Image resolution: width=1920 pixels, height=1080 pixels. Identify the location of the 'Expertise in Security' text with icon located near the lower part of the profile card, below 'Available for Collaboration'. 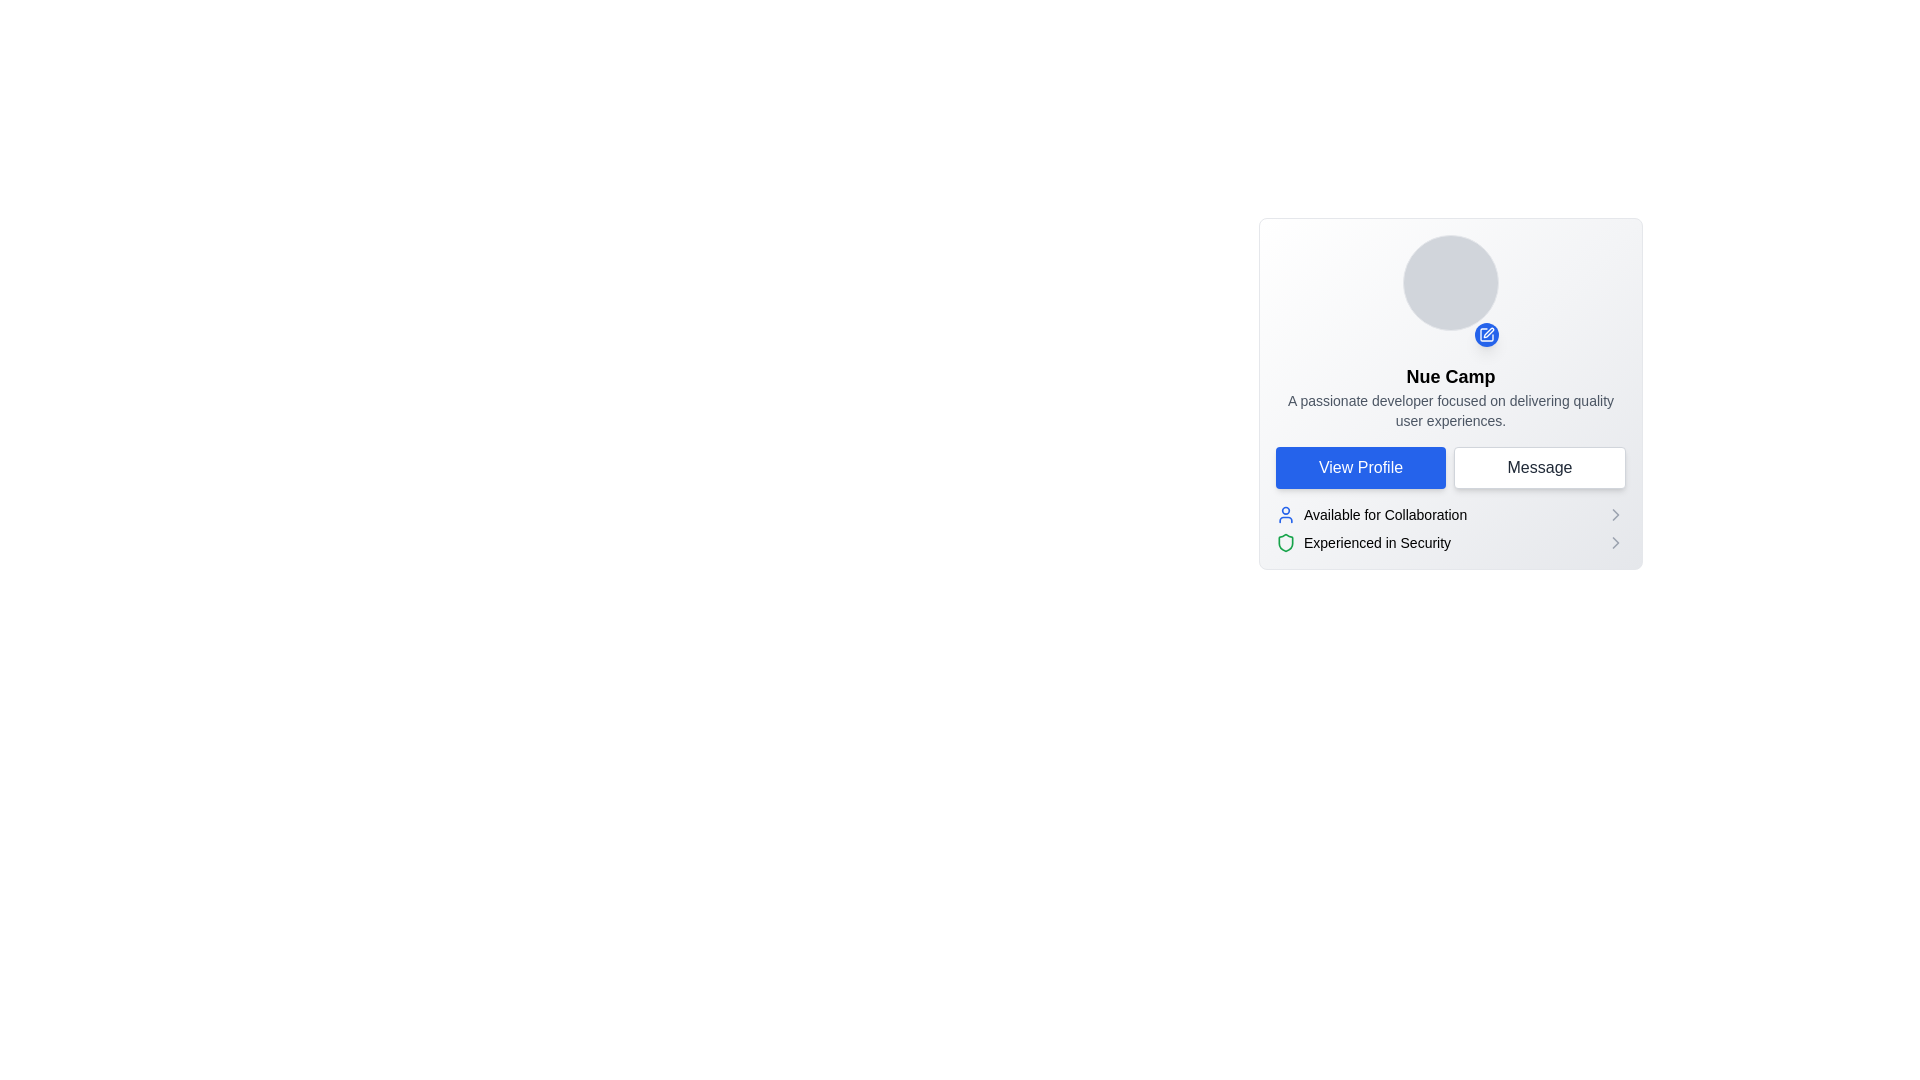
(1362, 543).